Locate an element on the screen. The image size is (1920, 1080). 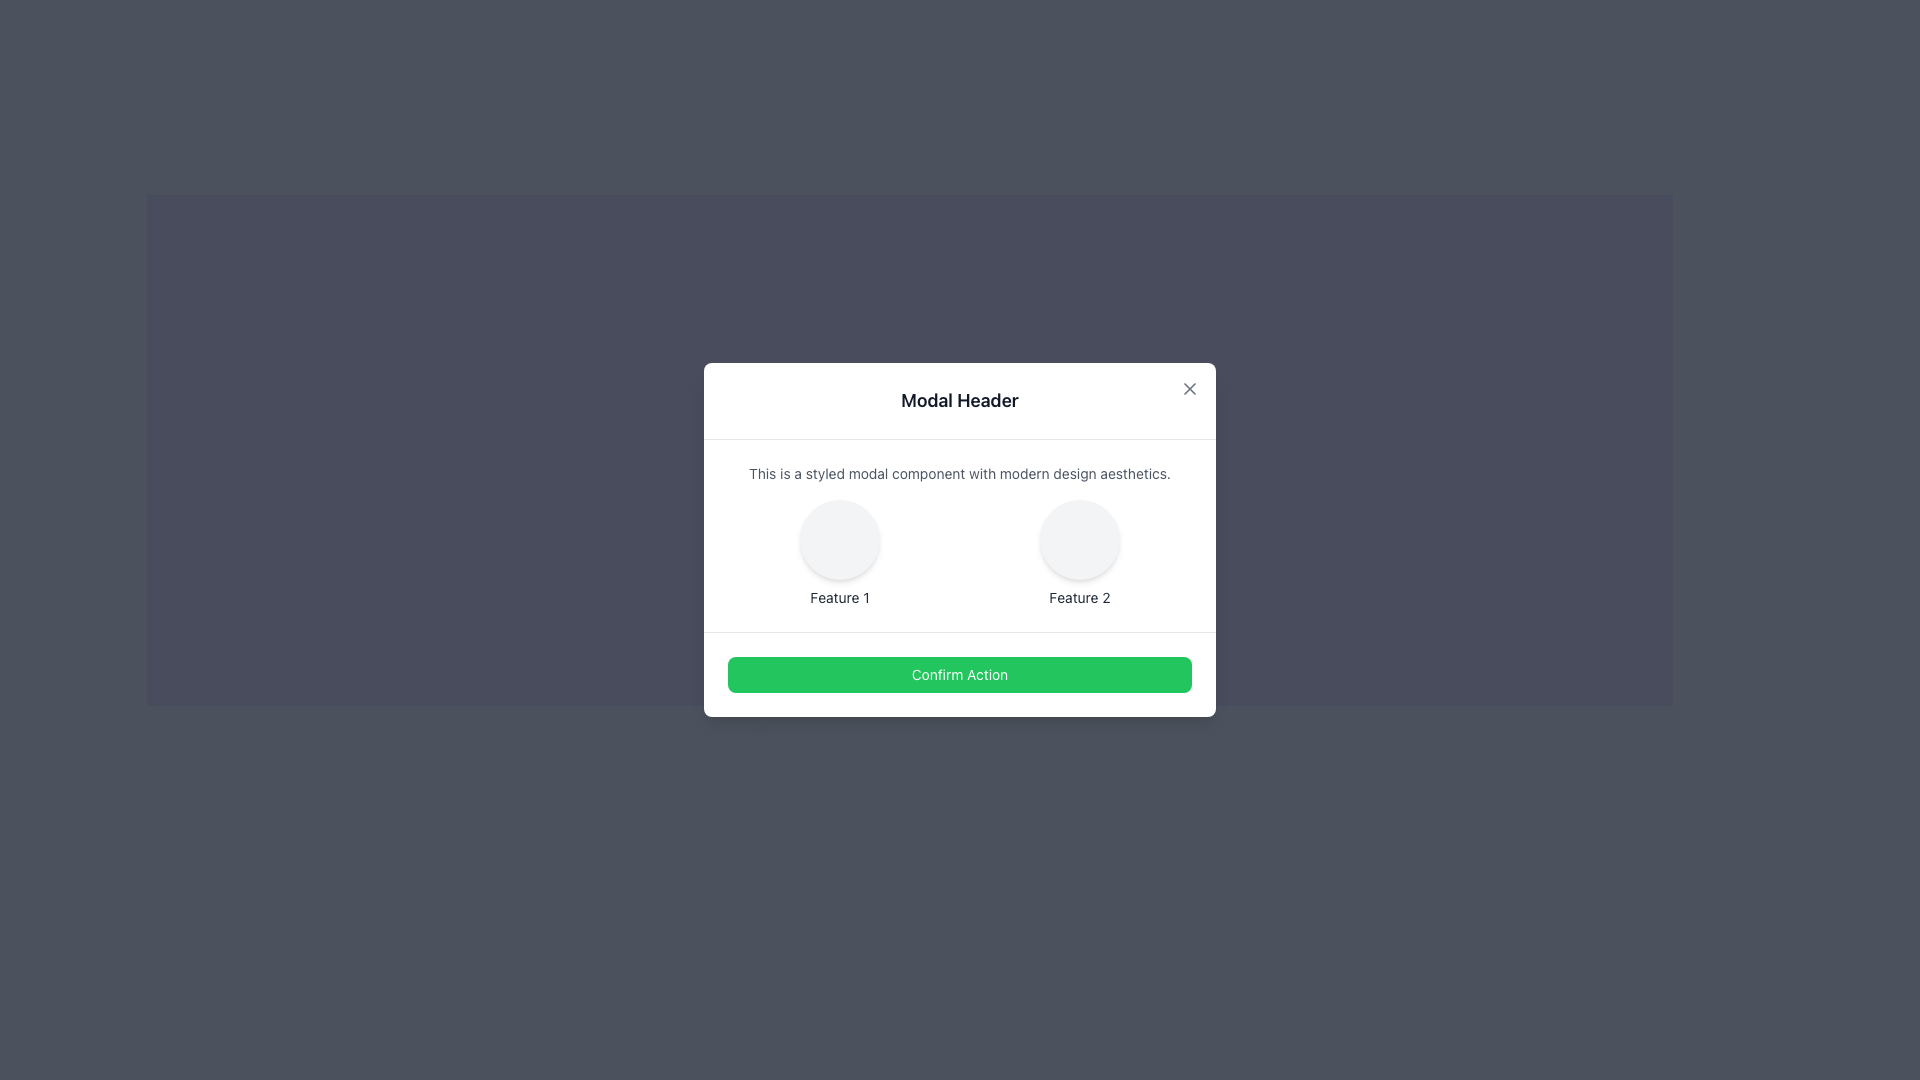
the modal header, which is a rectangular bar at the top of the modal dialog box with the label 'Modal Header' in large, bold black font is located at coordinates (960, 401).